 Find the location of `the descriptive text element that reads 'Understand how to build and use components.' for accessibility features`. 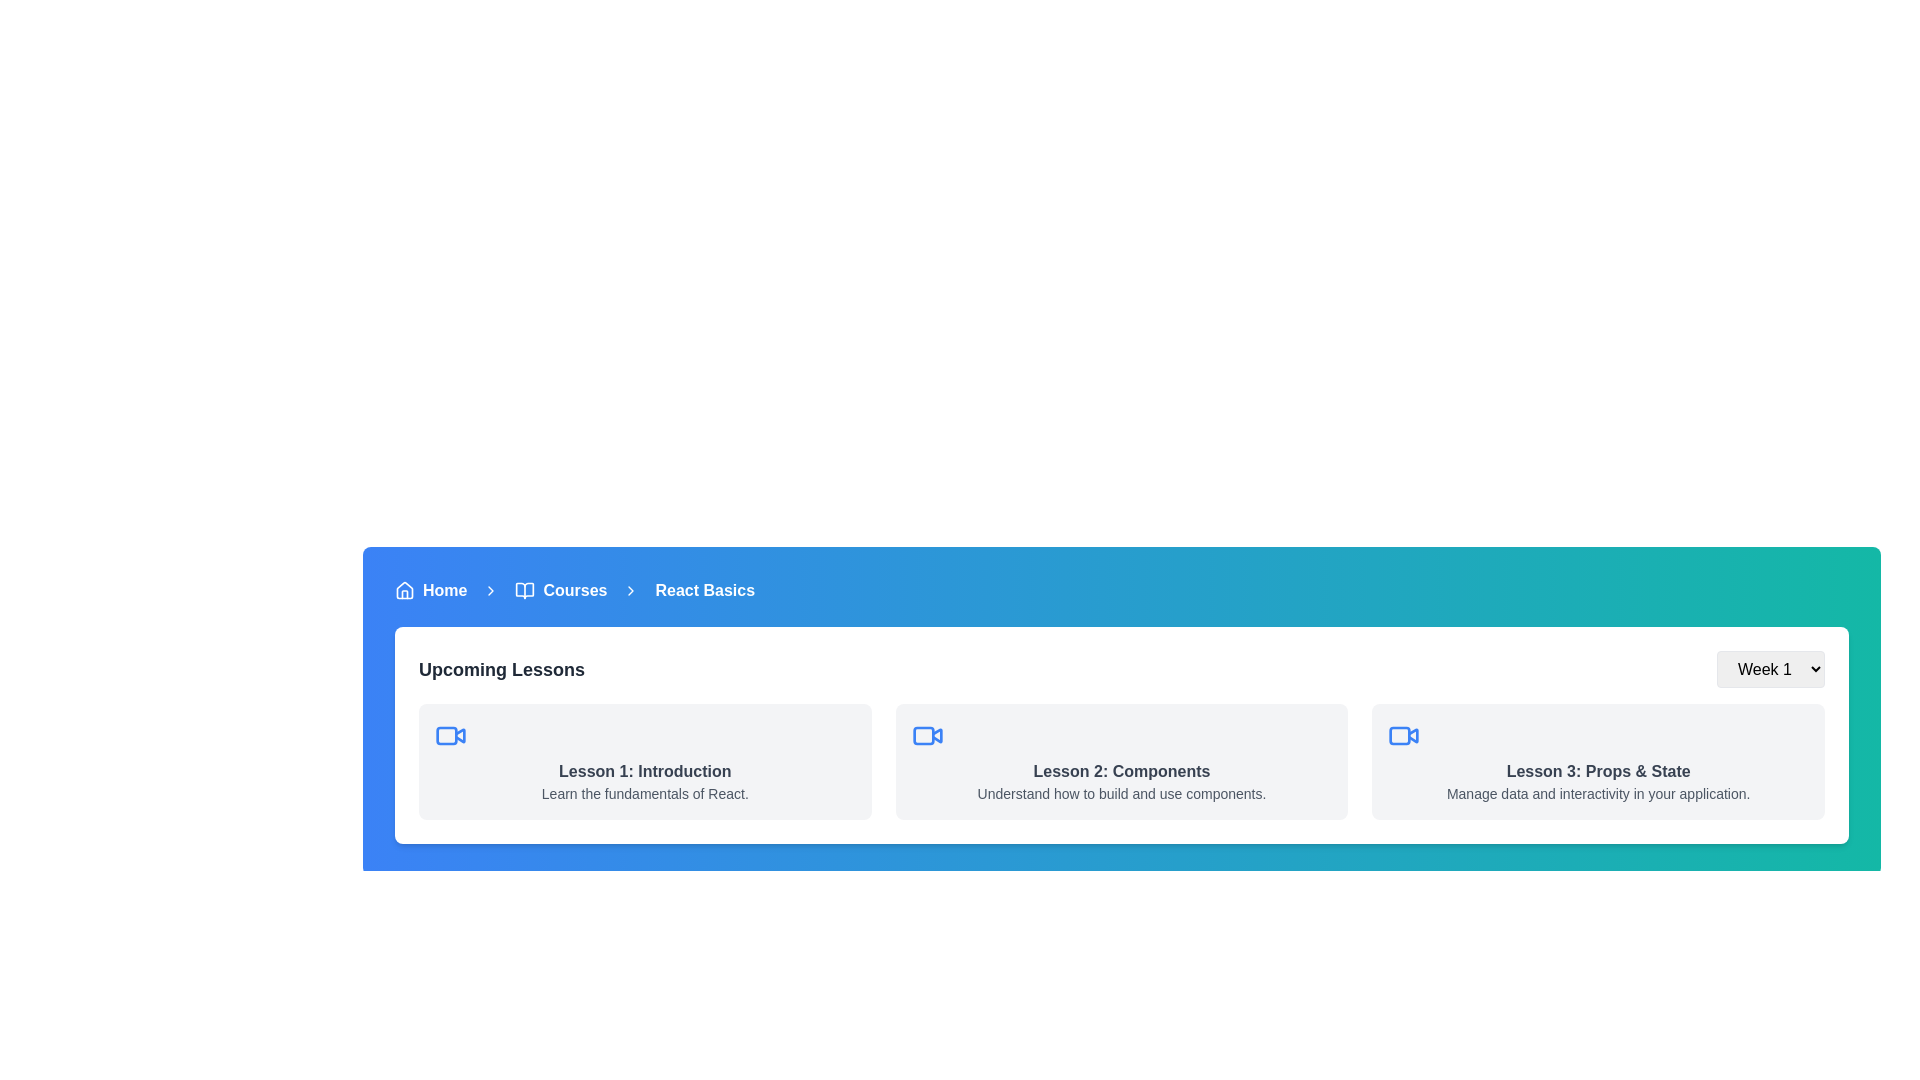

the descriptive text element that reads 'Understand how to build and use components.' for accessibility features is located at coordinates (1122, 793).